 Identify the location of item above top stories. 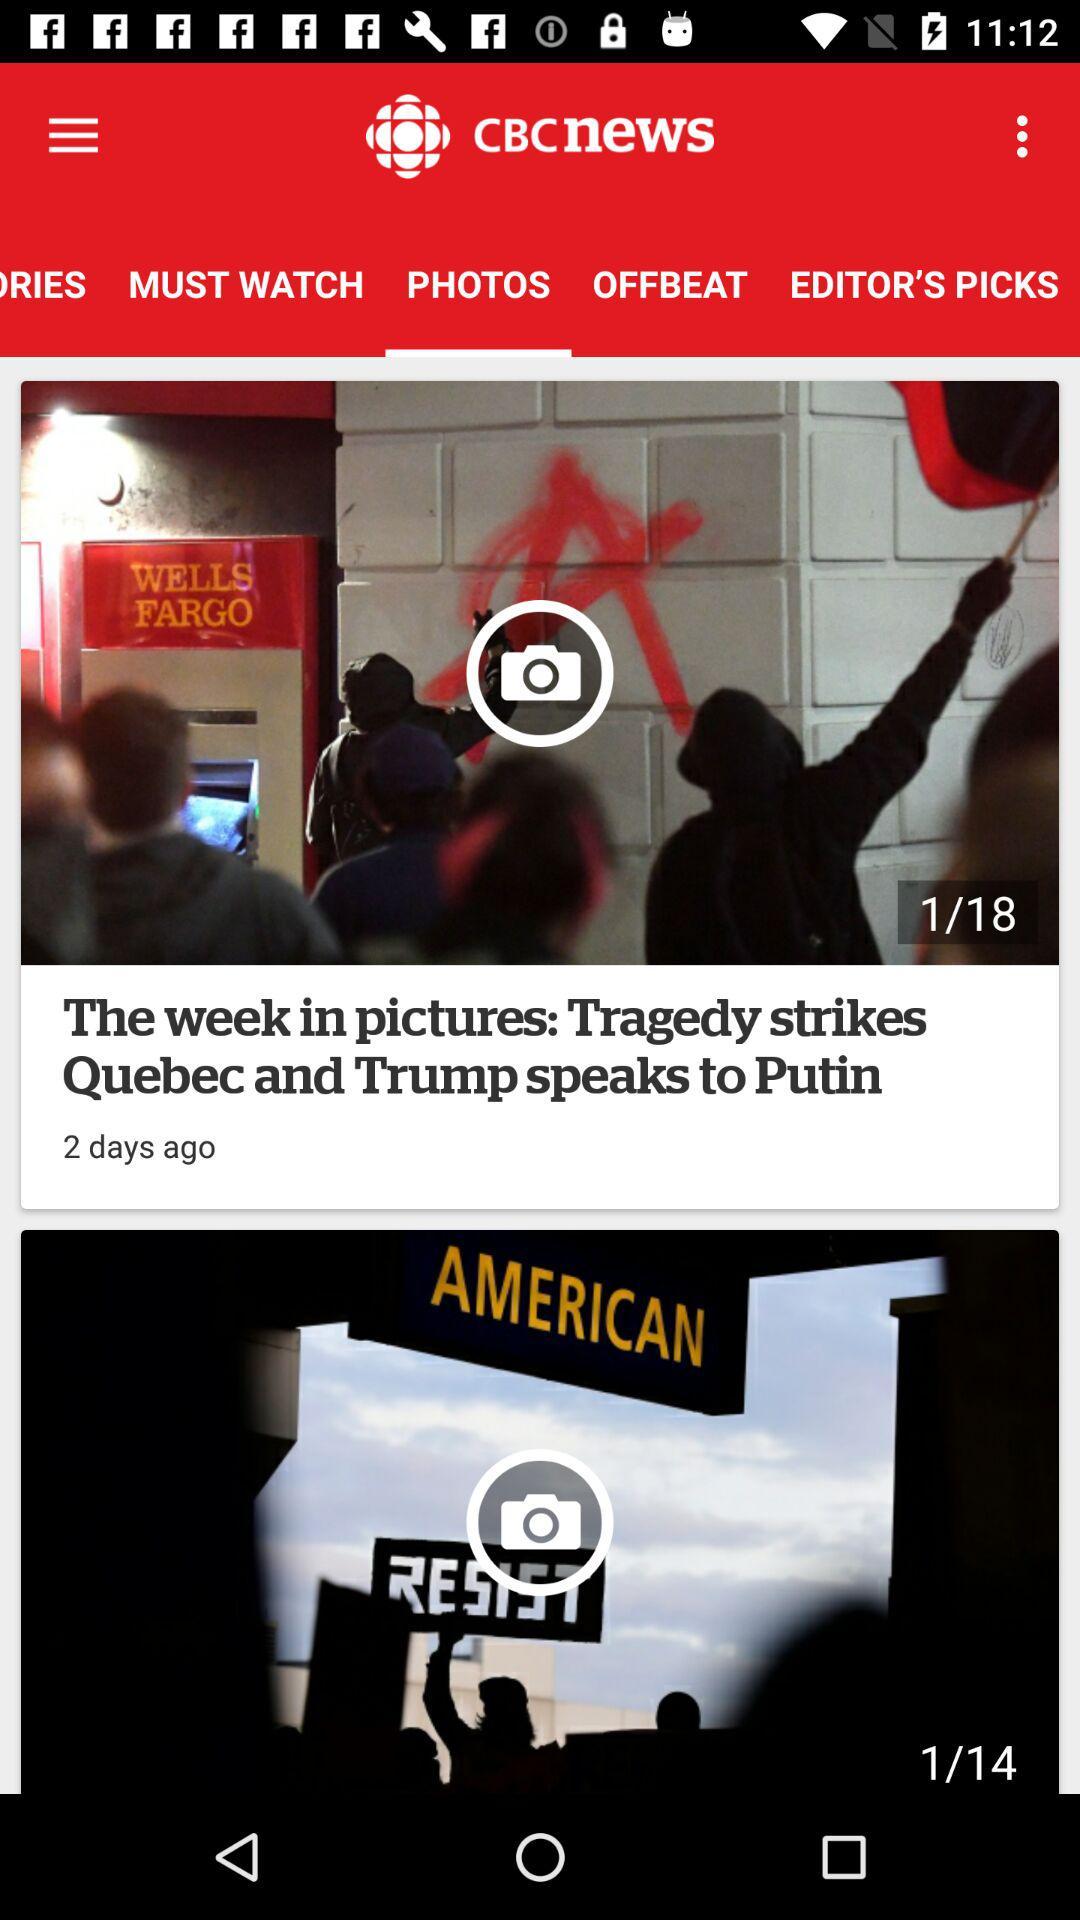
(72, 135).